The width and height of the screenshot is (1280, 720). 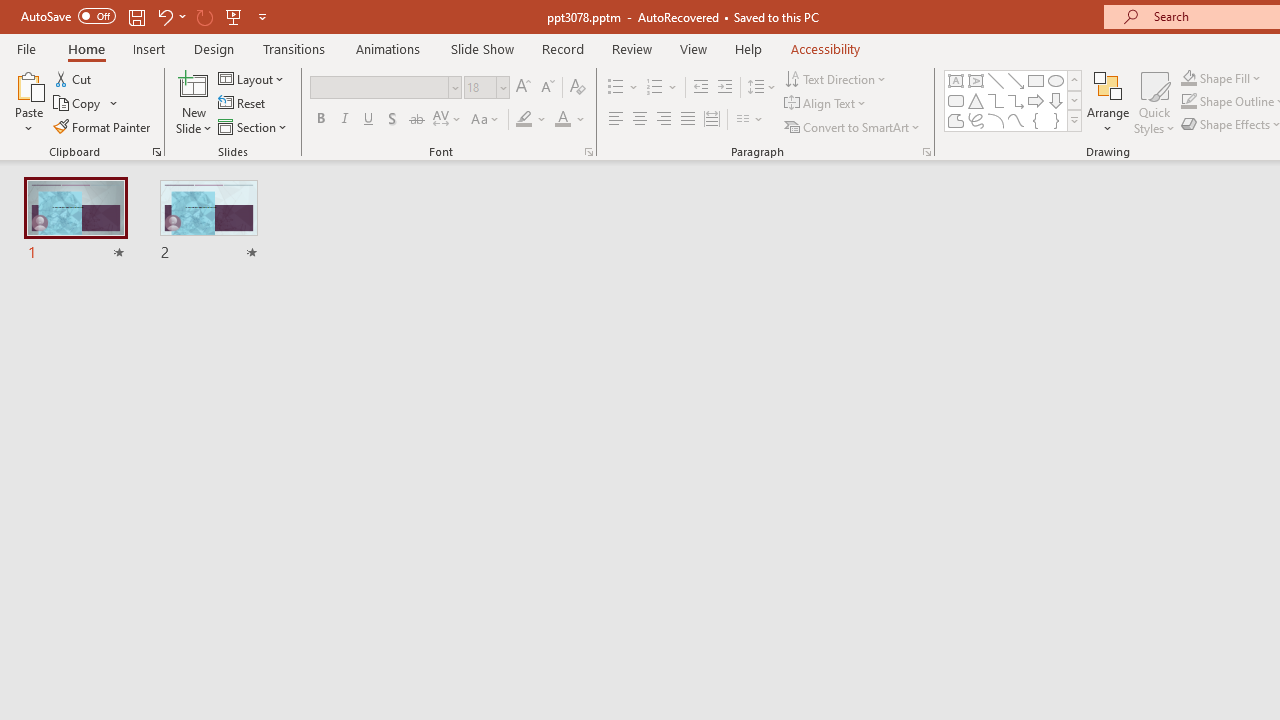 I want to click on 'Font', so click(x=385, y=86).